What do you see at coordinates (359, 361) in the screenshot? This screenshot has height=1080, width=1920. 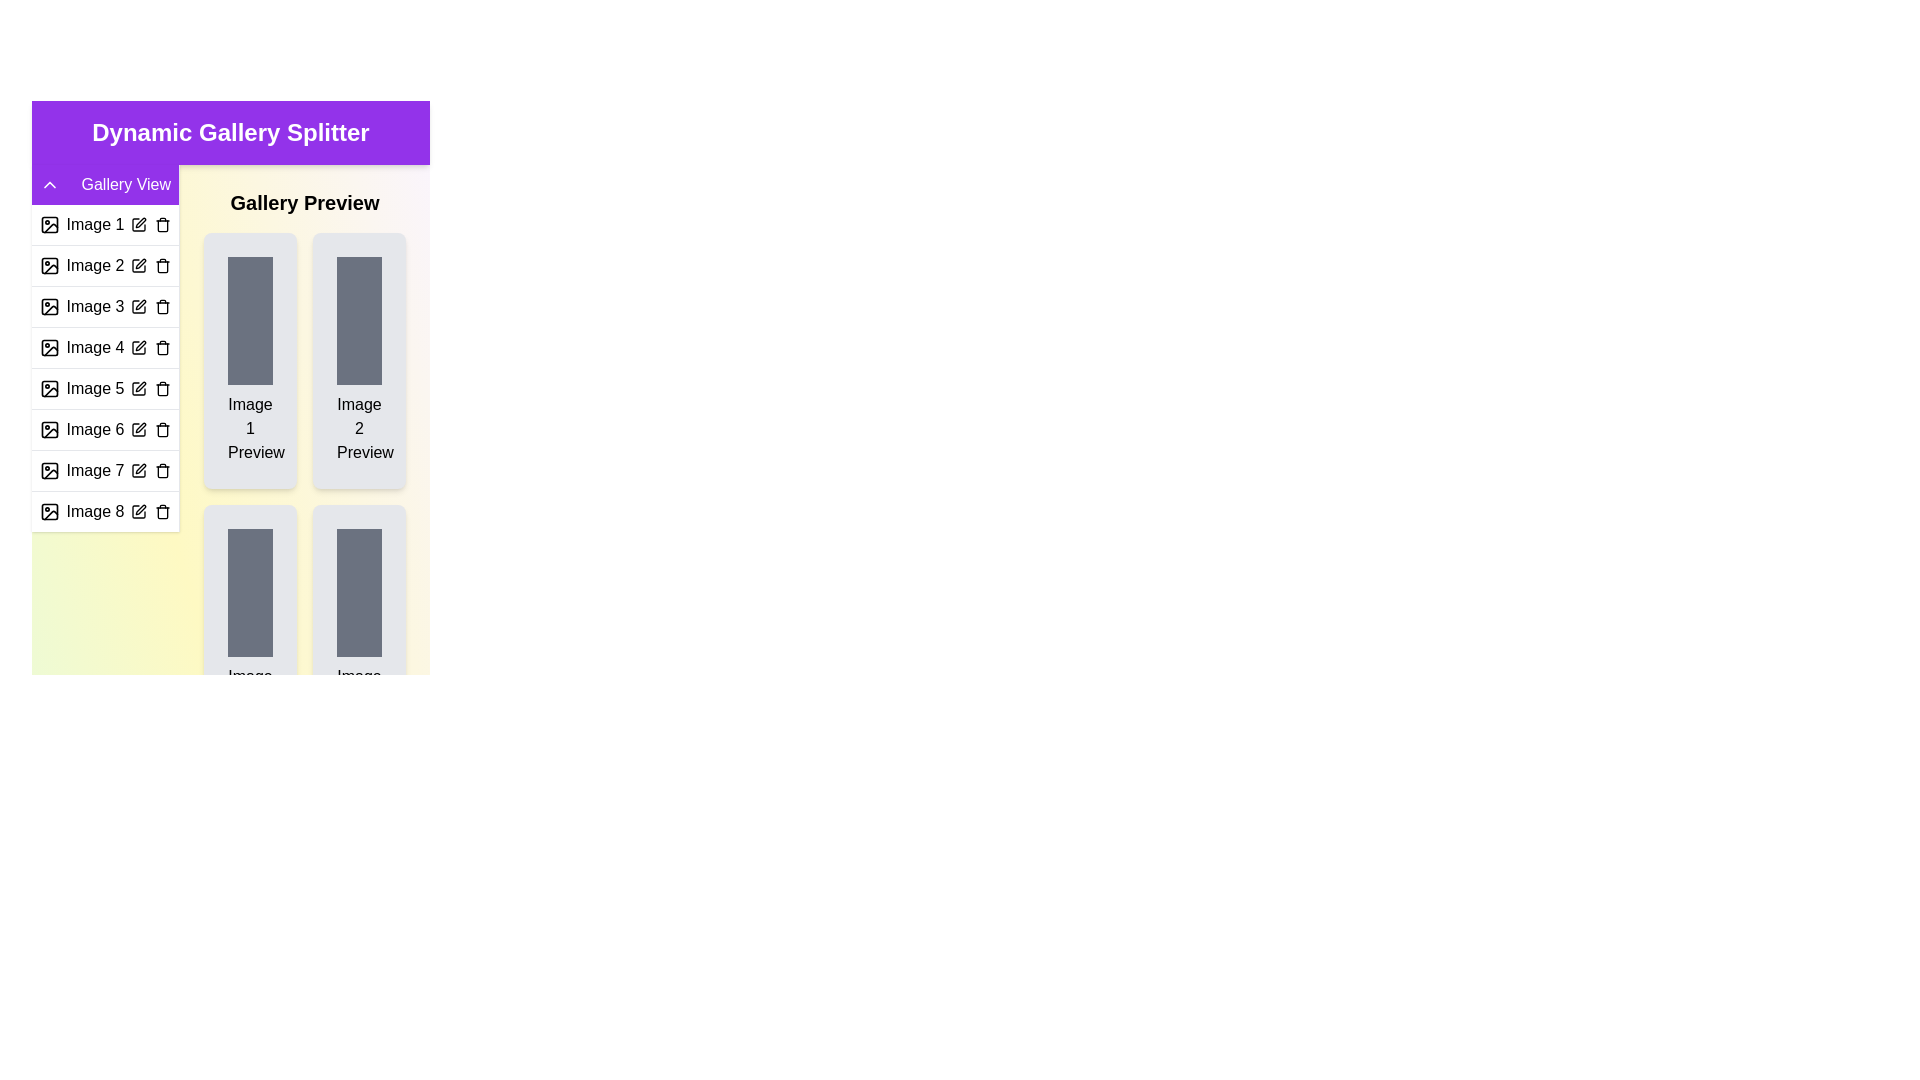 I see `the second Card component in the 'Gallery Preview' section` at bounding box center [359, 361].